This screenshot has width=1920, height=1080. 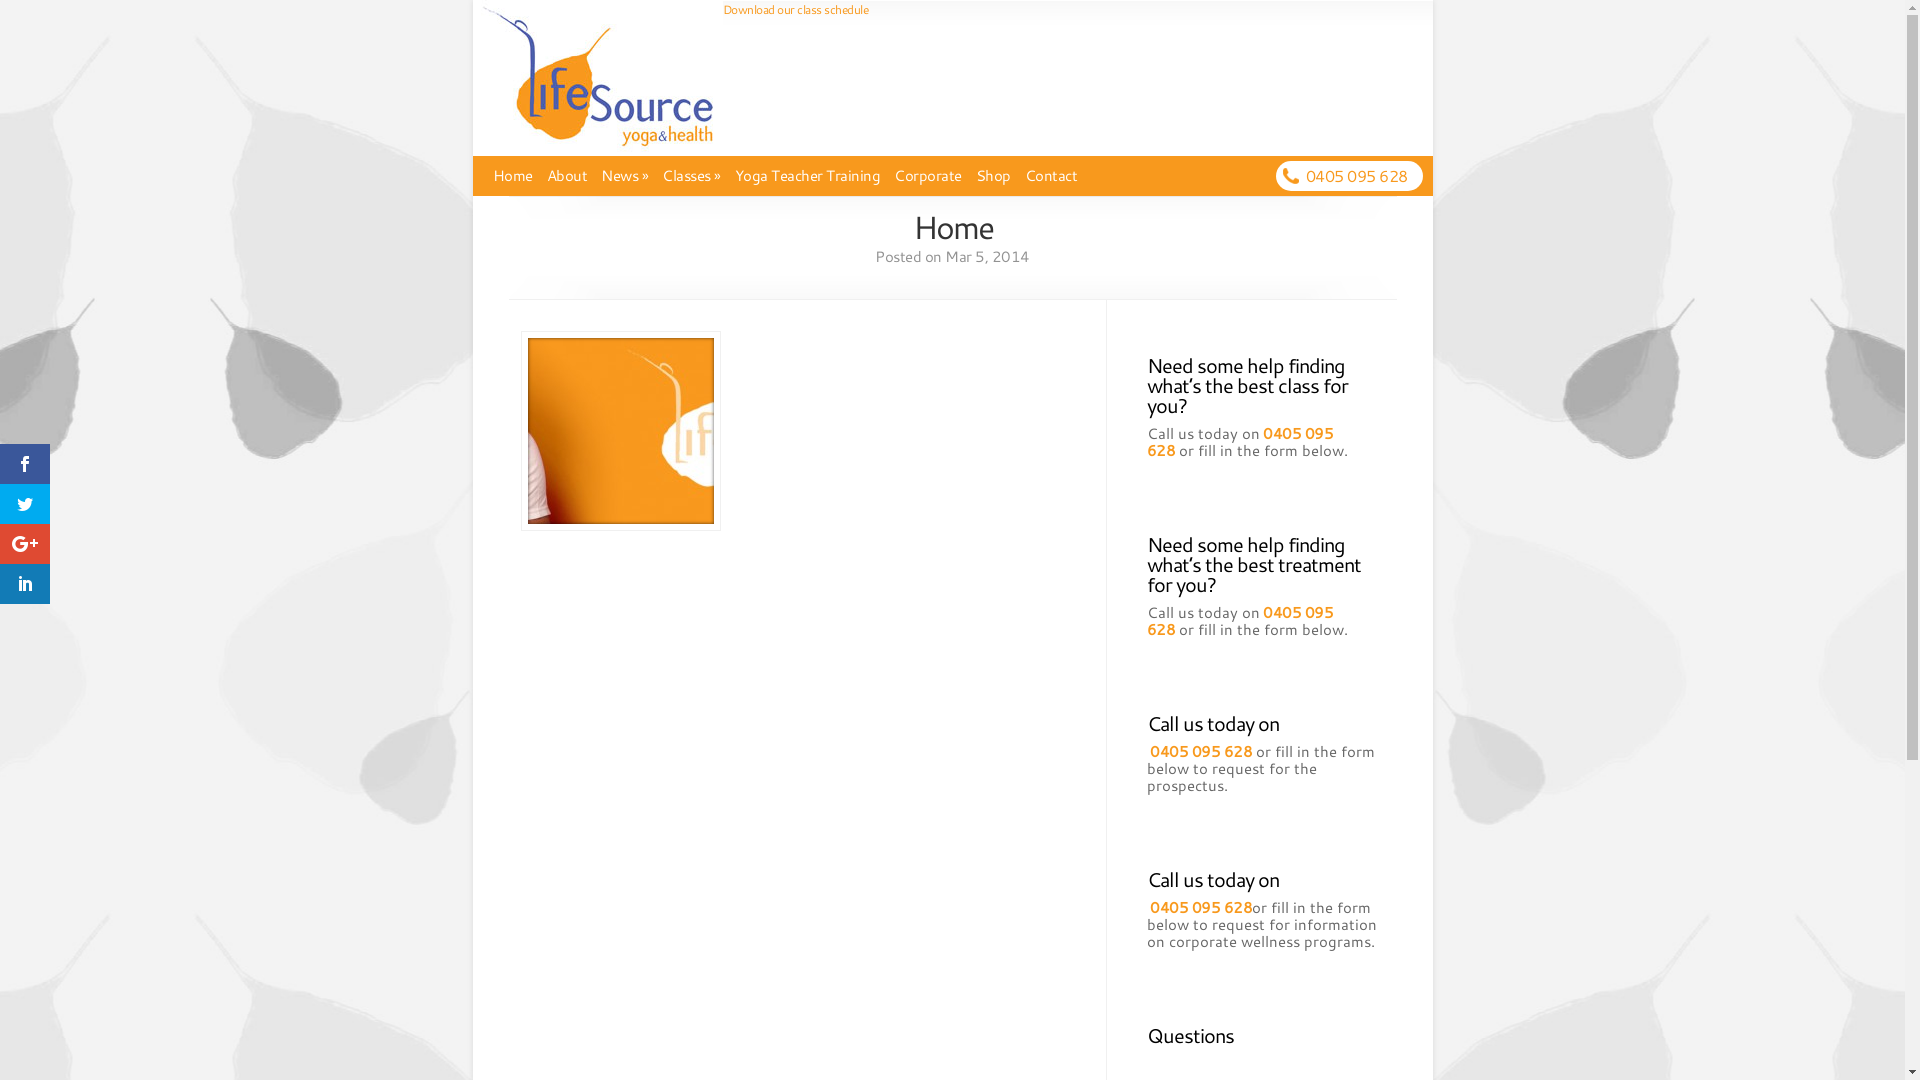 What do you see at coordinates (662, 175) in the screenshot?
I see `'Classes'` at bounding box center [662, 175].